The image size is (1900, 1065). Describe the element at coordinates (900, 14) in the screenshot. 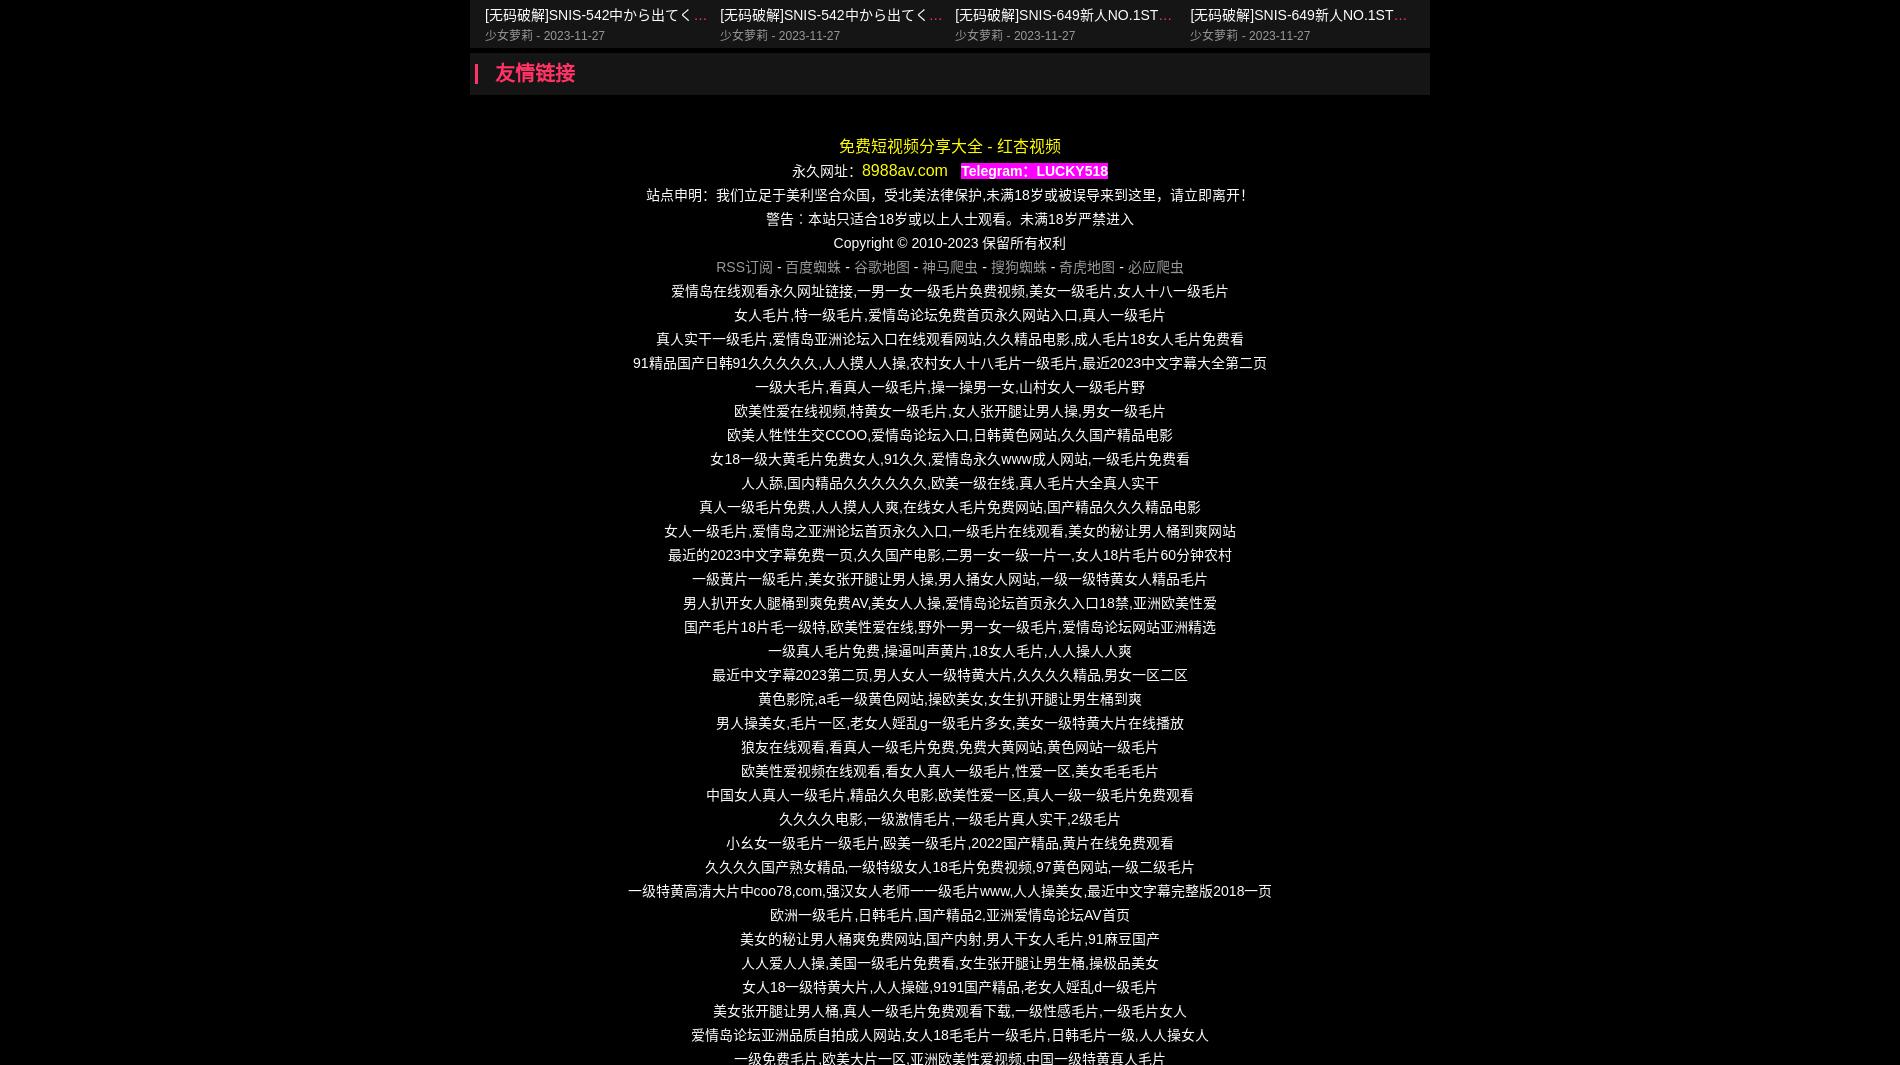

I see `'[无码破解]SNIS-542中から出てくる白濁汁葵つかさ第01集'` at that location.